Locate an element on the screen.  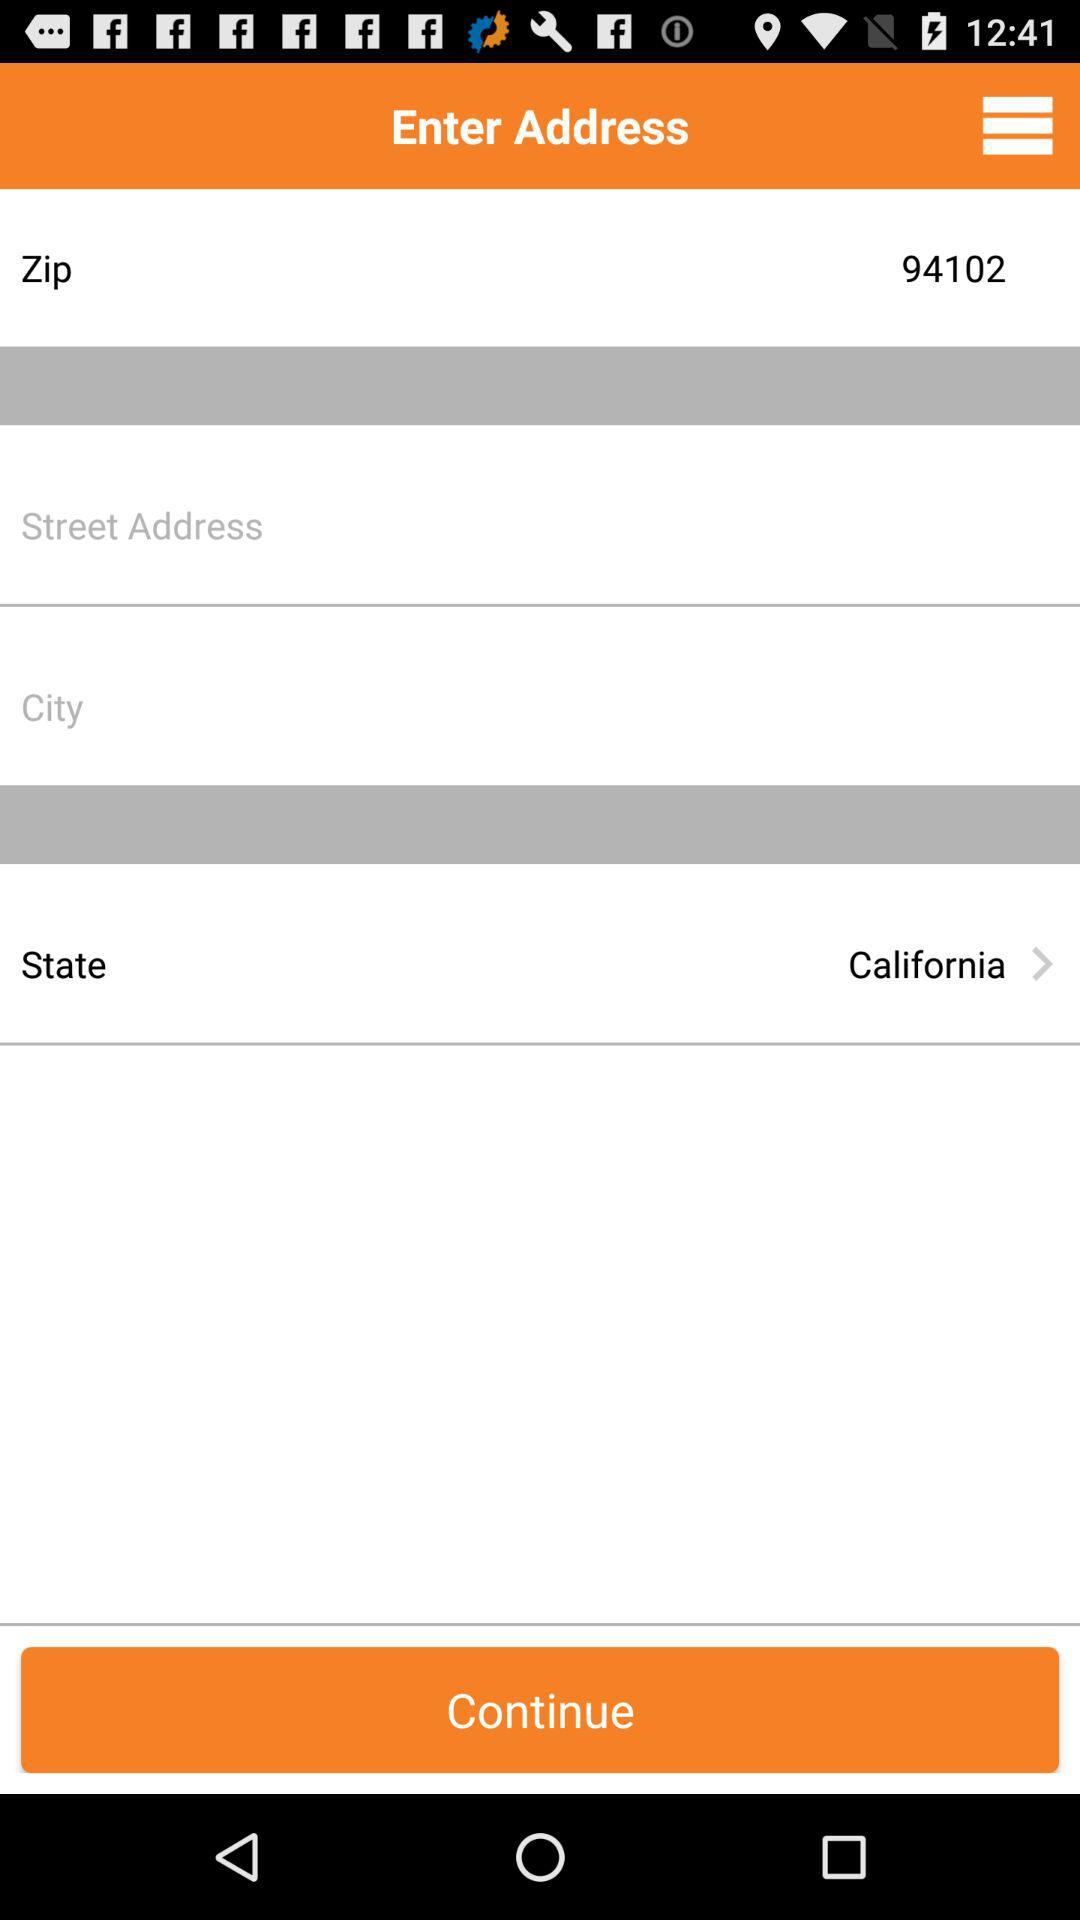
the menu icon is located at coordinates (1017, 133).